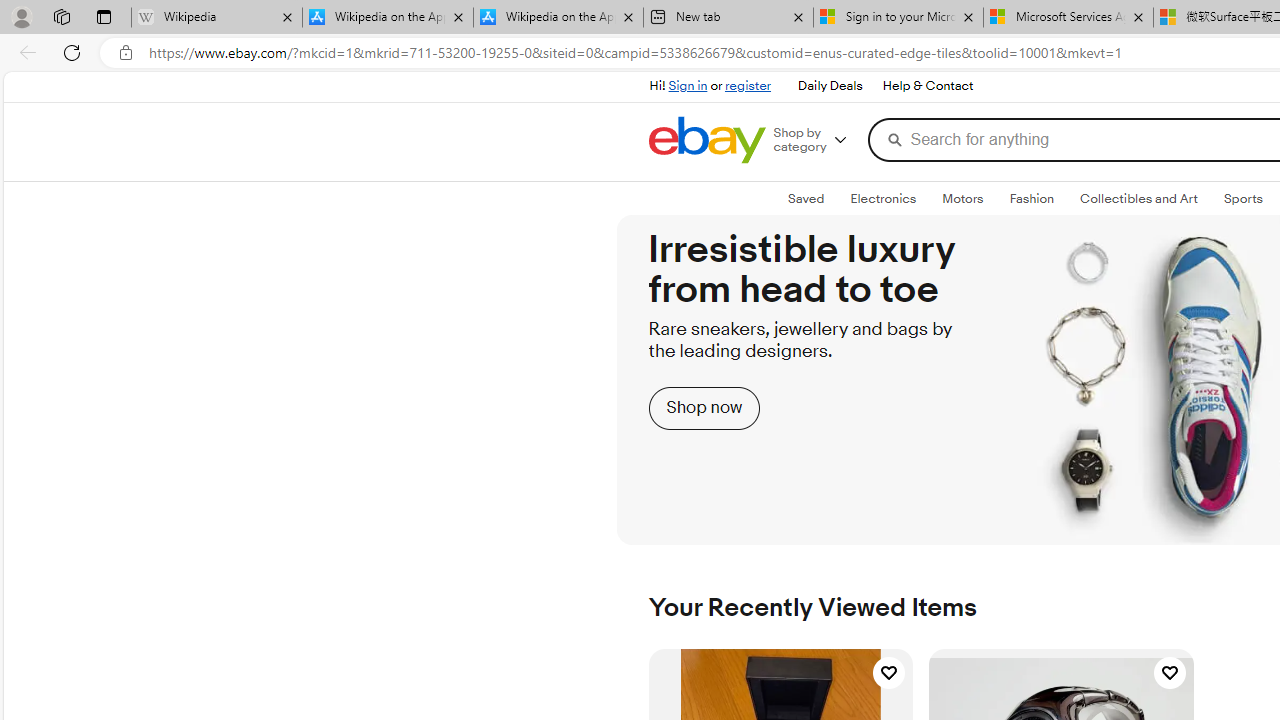 The image size is (1280, 720). Describe the element at coordinates (925, 85) in the screenshot. I see `'Help & Contact'` at that location.